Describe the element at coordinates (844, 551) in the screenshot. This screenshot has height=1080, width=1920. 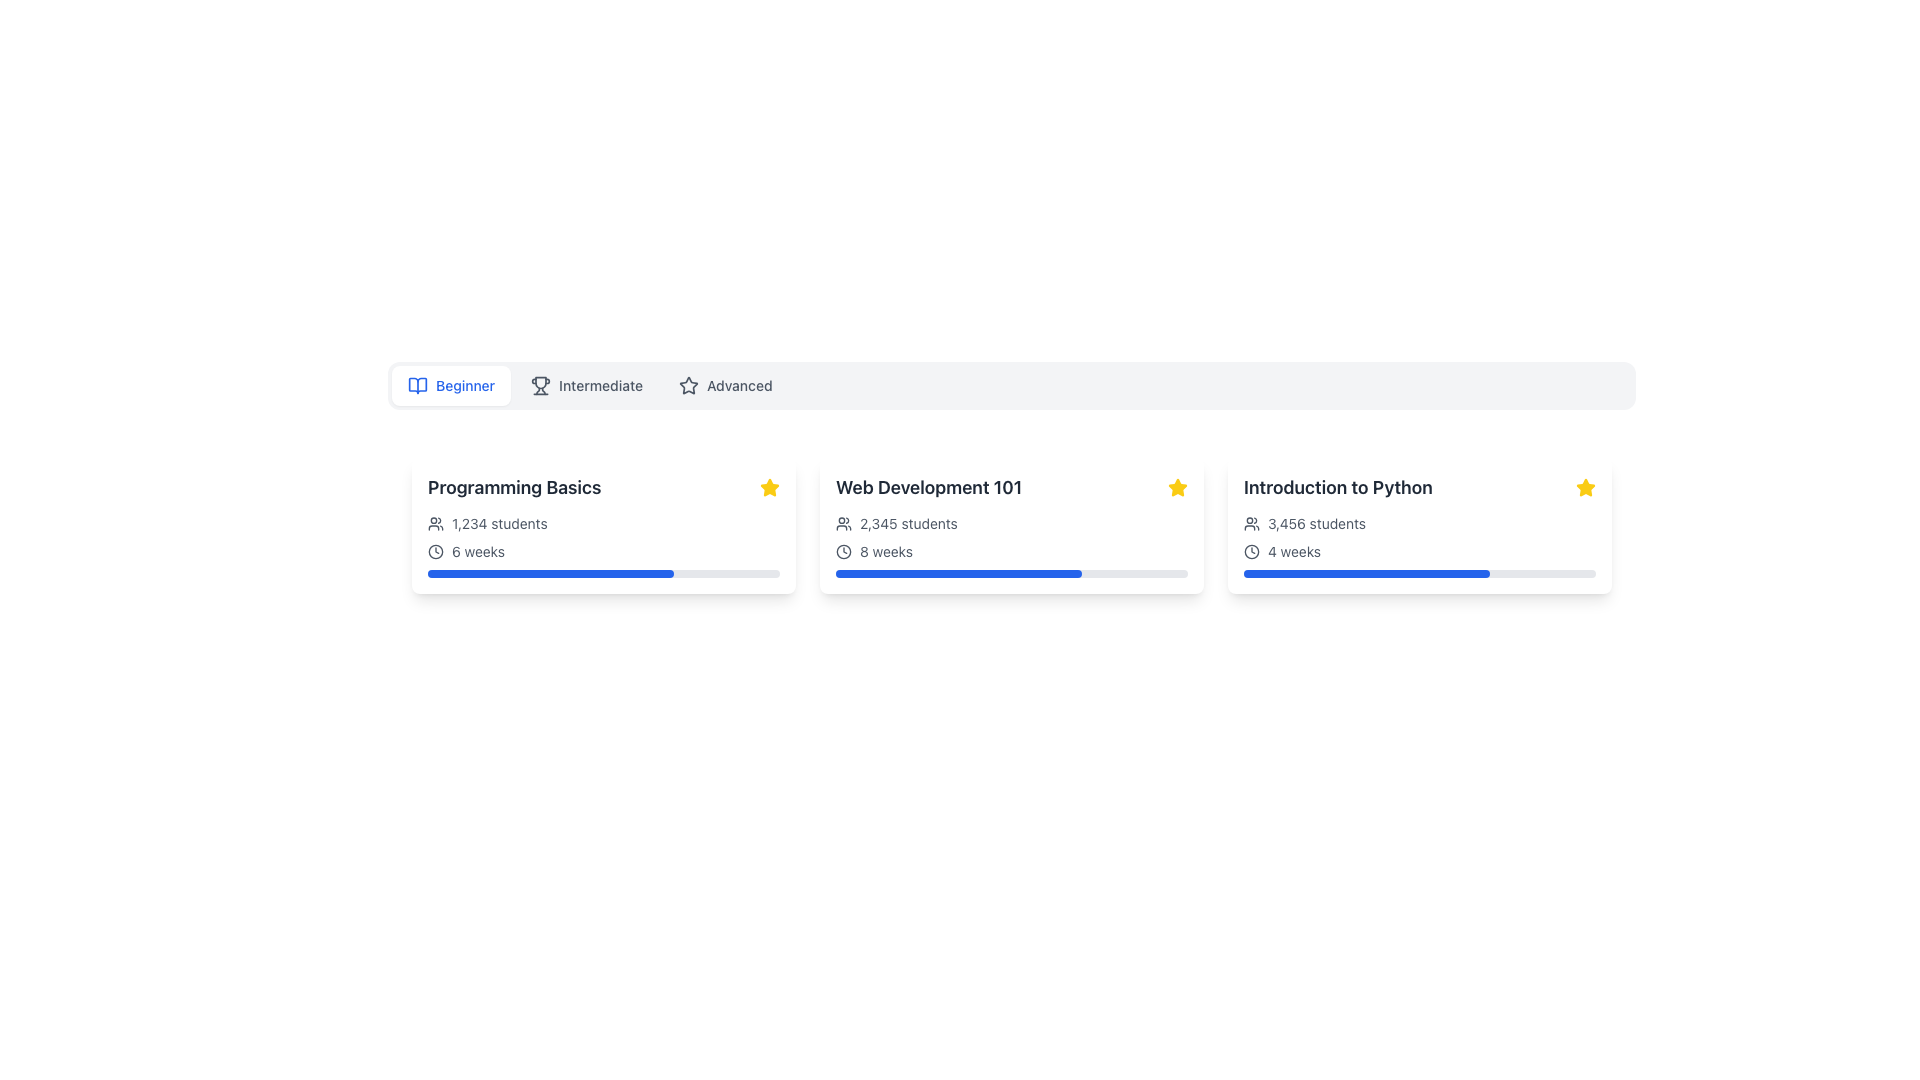
I see `the inner circular part of the clock icon, which is an outlined circle located to the left of the text indicating '8 weeks' in the 'Web Development 101' card` at that location.